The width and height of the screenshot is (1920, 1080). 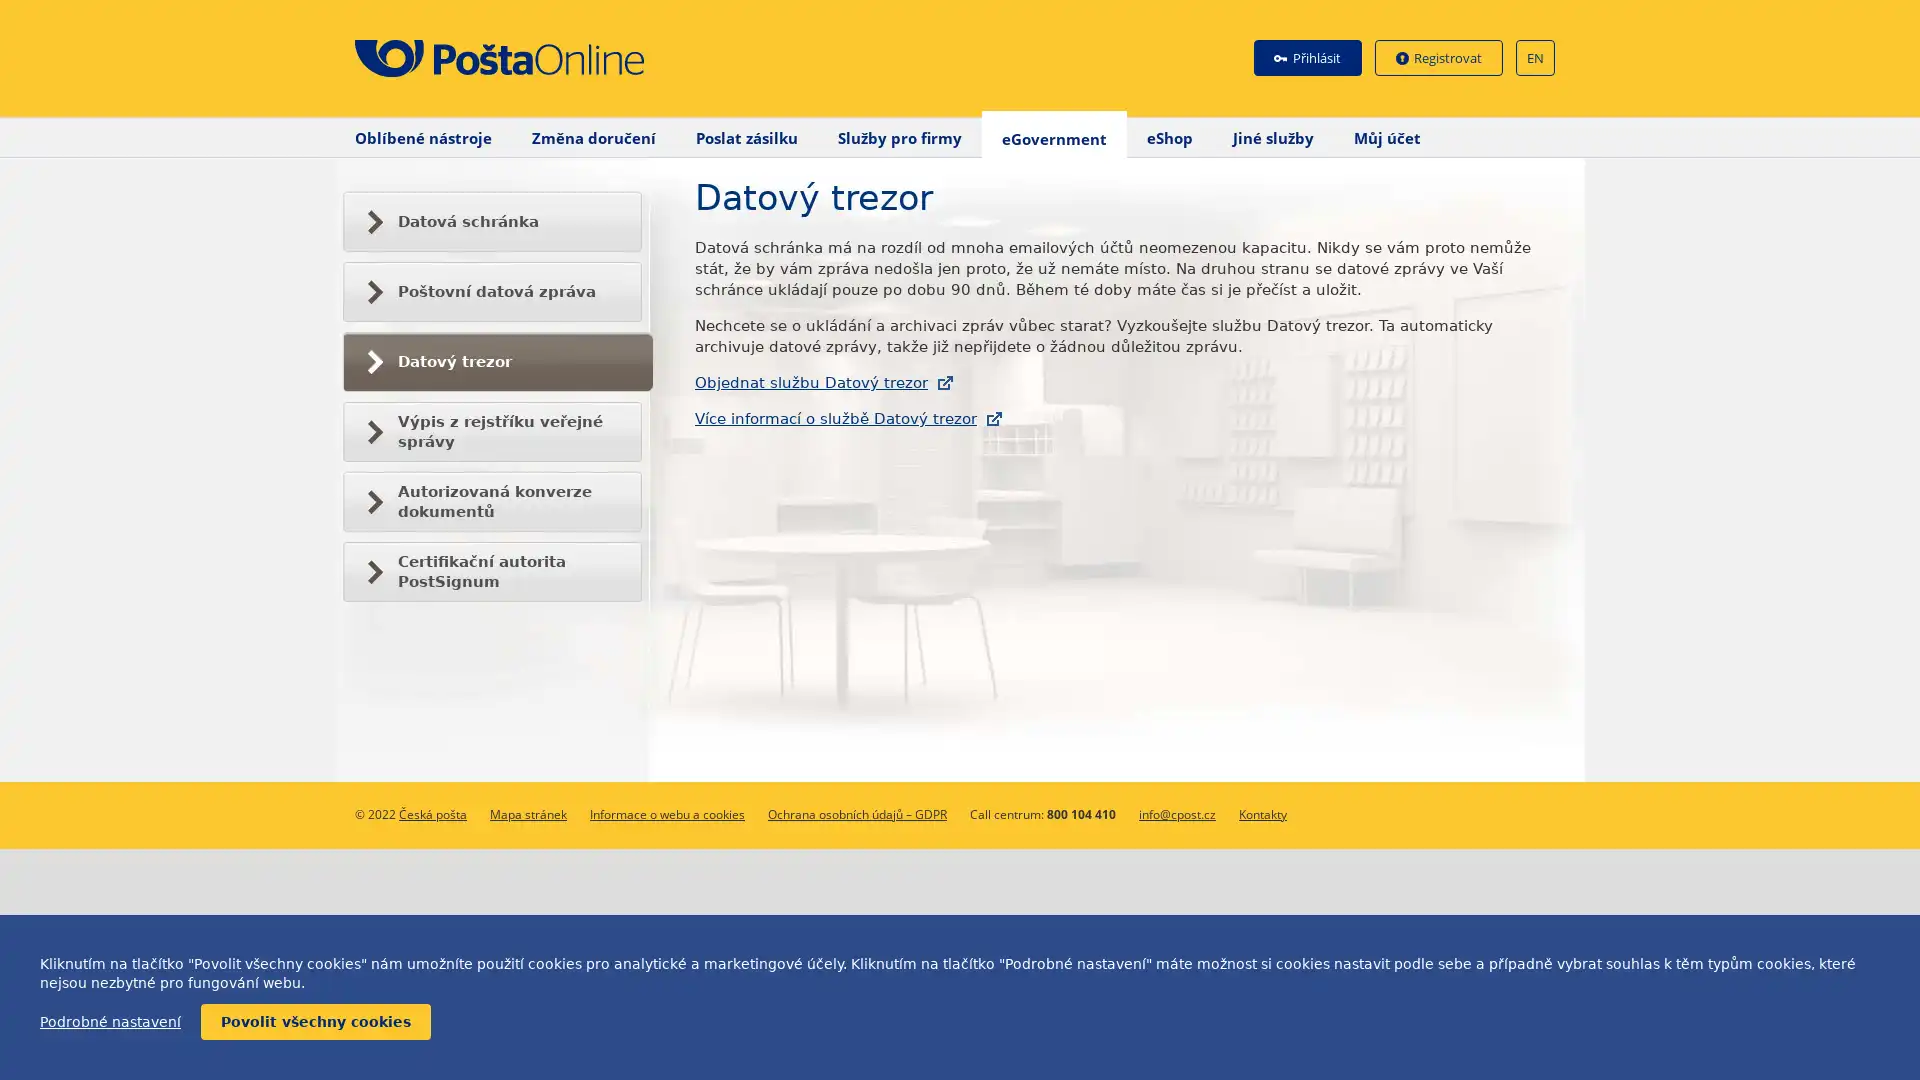 I want to click on Povolit vsechny cookies, so click(x=315, y=1022).